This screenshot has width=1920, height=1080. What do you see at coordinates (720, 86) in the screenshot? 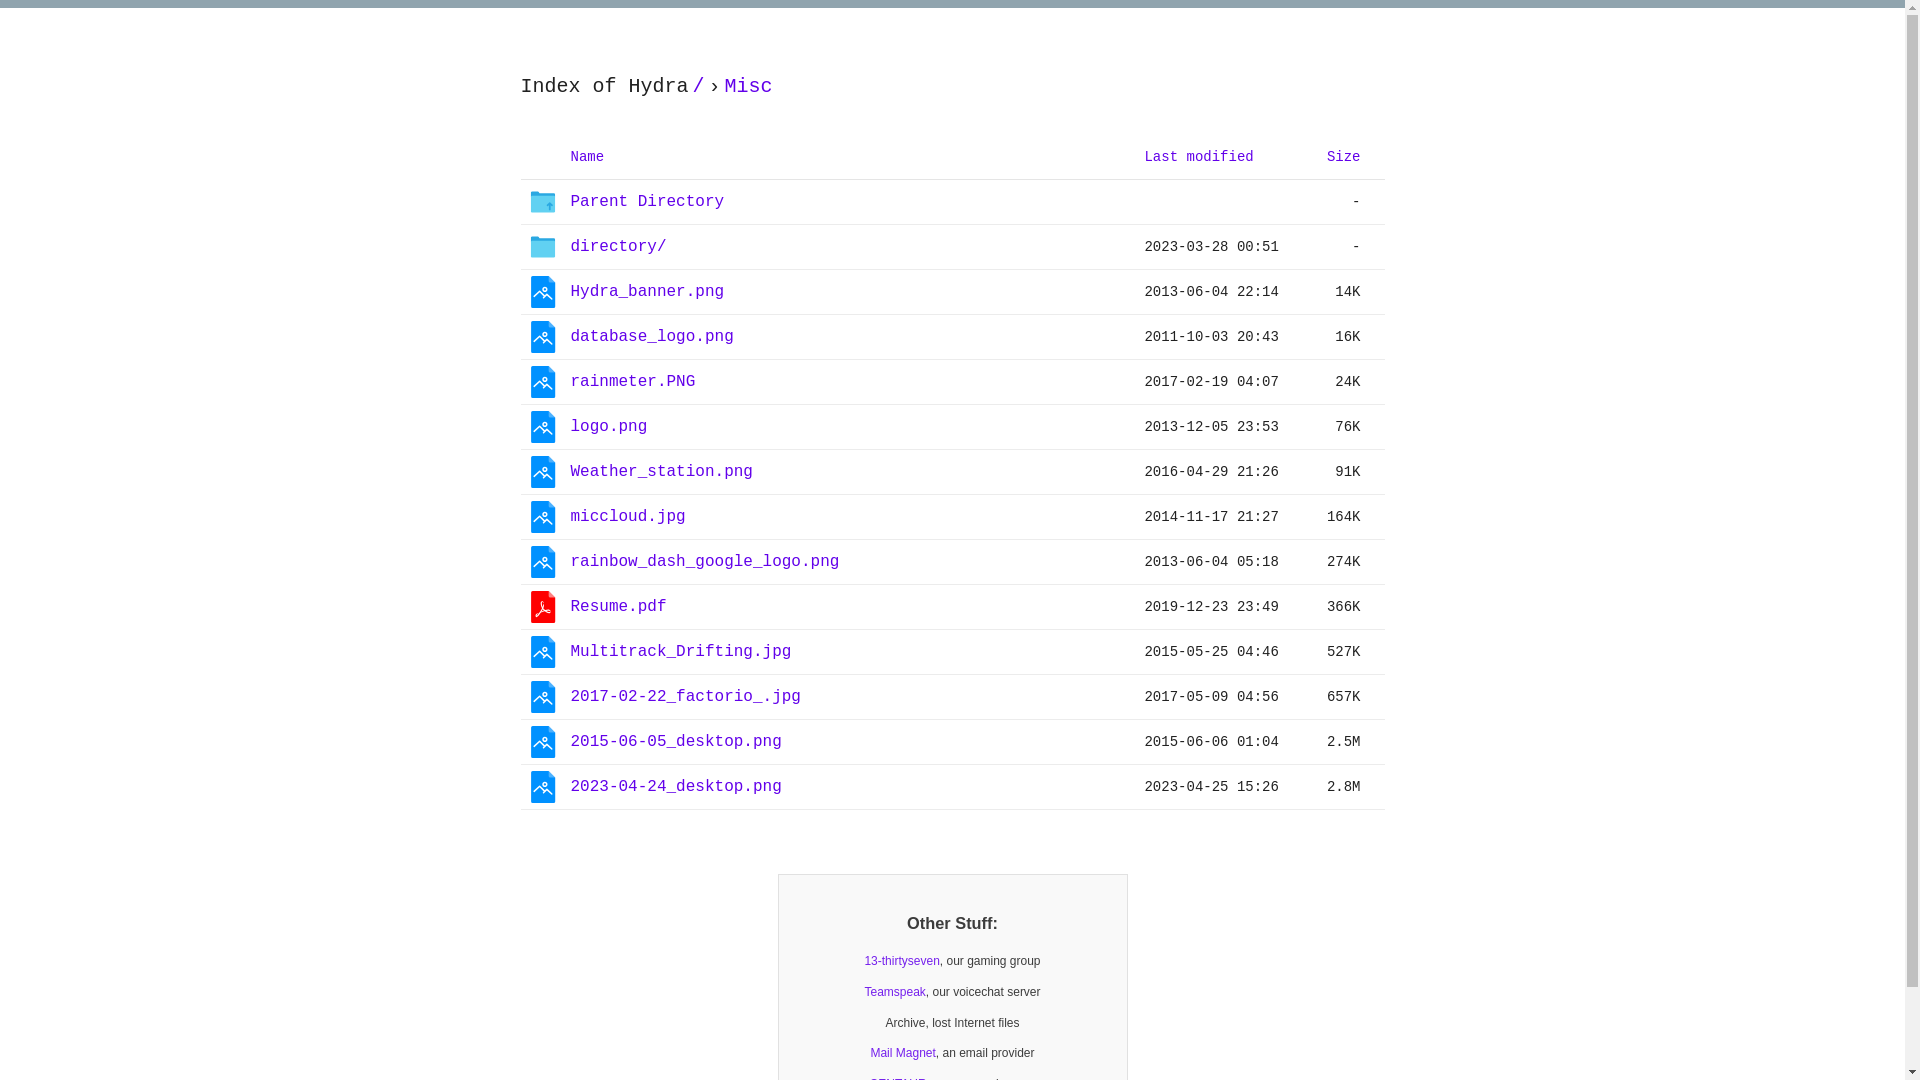
I see `'Misc'` at bounding box center [720, 86].